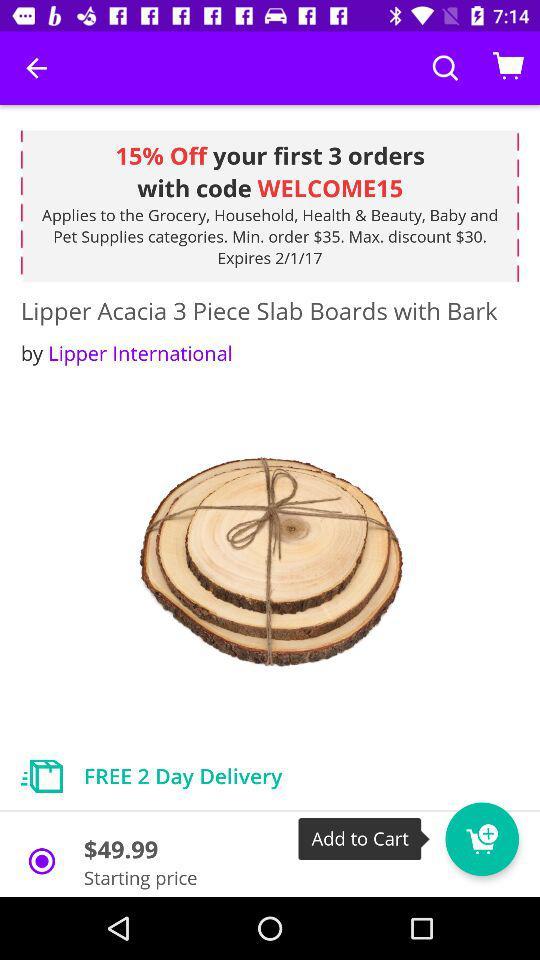  I want to click on icon below by lipper international icon, so click(270, 562).